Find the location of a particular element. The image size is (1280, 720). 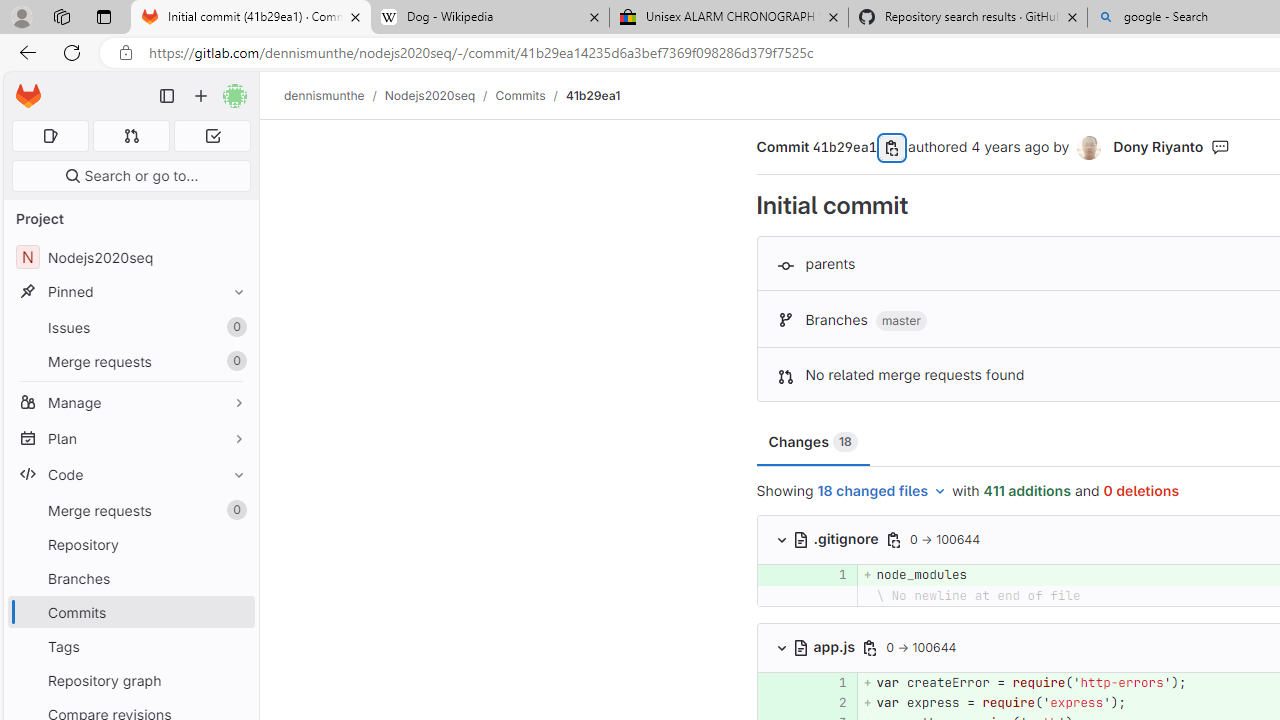

'To-Do list 0' is located at coordinates (212, 135).